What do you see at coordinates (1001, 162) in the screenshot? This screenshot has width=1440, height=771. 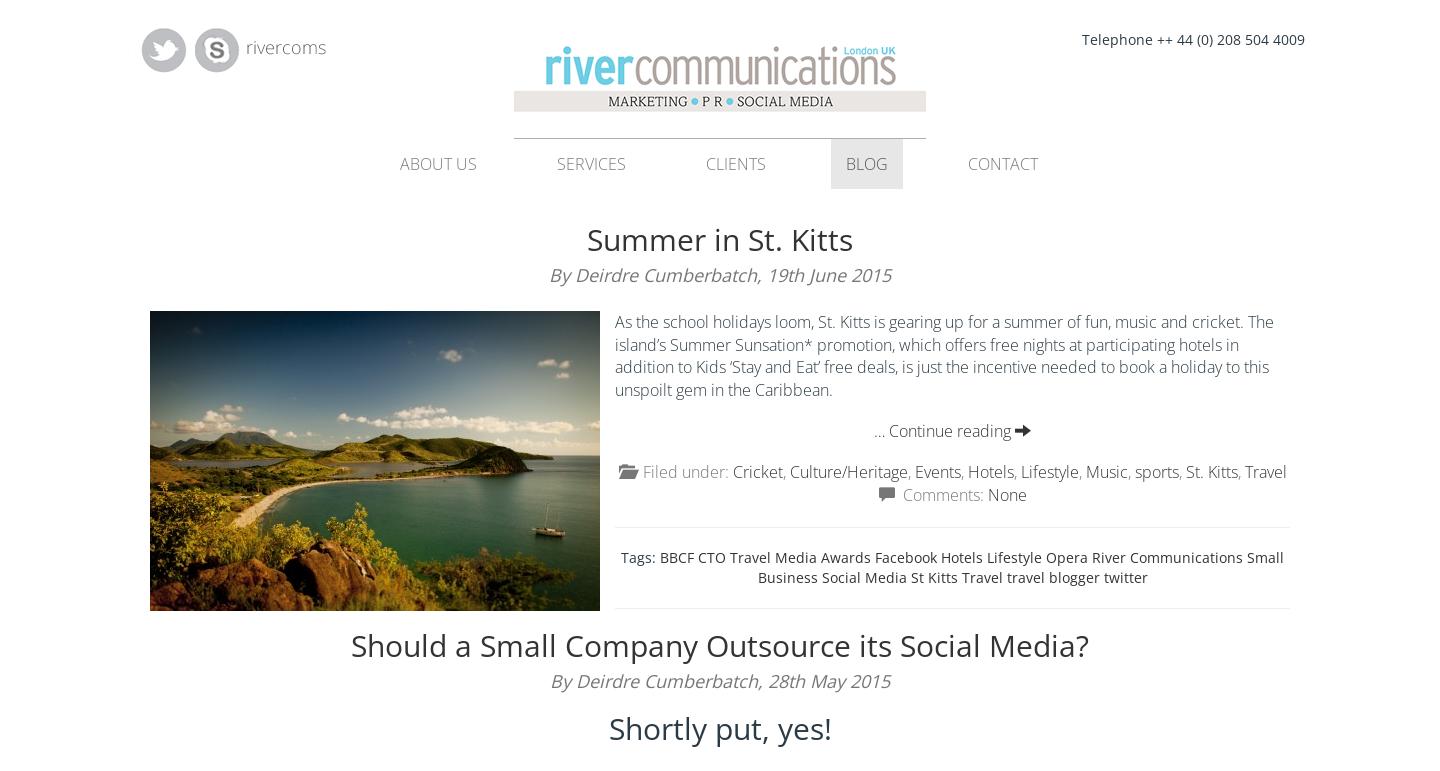 I see `'Contact'` at bounding box center [1001, 162].